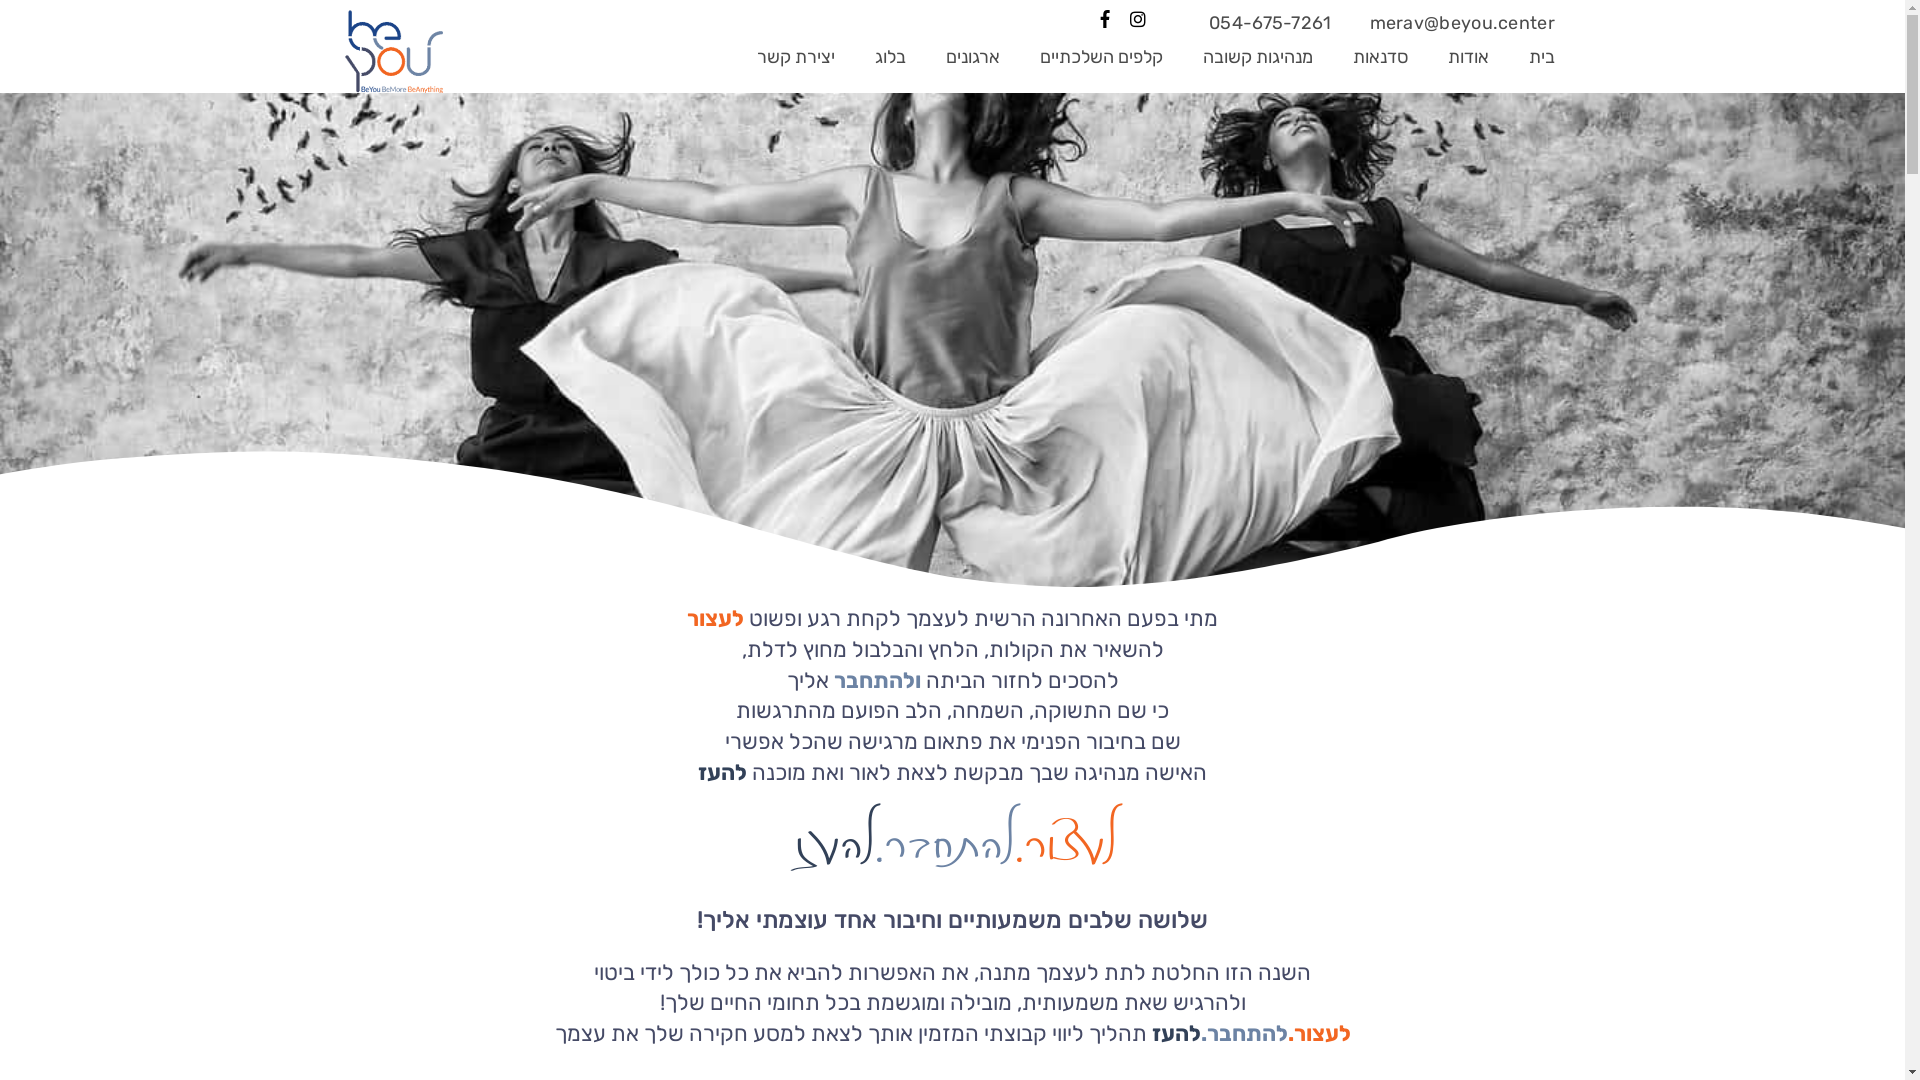 The height and width of the screenshot is (1080, 1920). Describe the element at coordinates (1462, 23) in the screenshot. I see `'merav@beyou.center'` at that location.